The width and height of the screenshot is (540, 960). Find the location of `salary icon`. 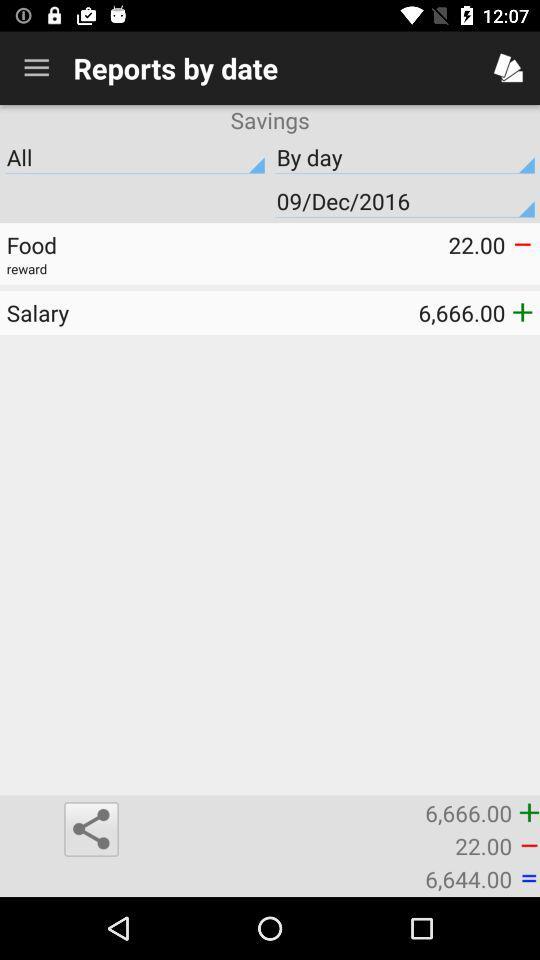

salary icon is located at coordinates (137, 312).